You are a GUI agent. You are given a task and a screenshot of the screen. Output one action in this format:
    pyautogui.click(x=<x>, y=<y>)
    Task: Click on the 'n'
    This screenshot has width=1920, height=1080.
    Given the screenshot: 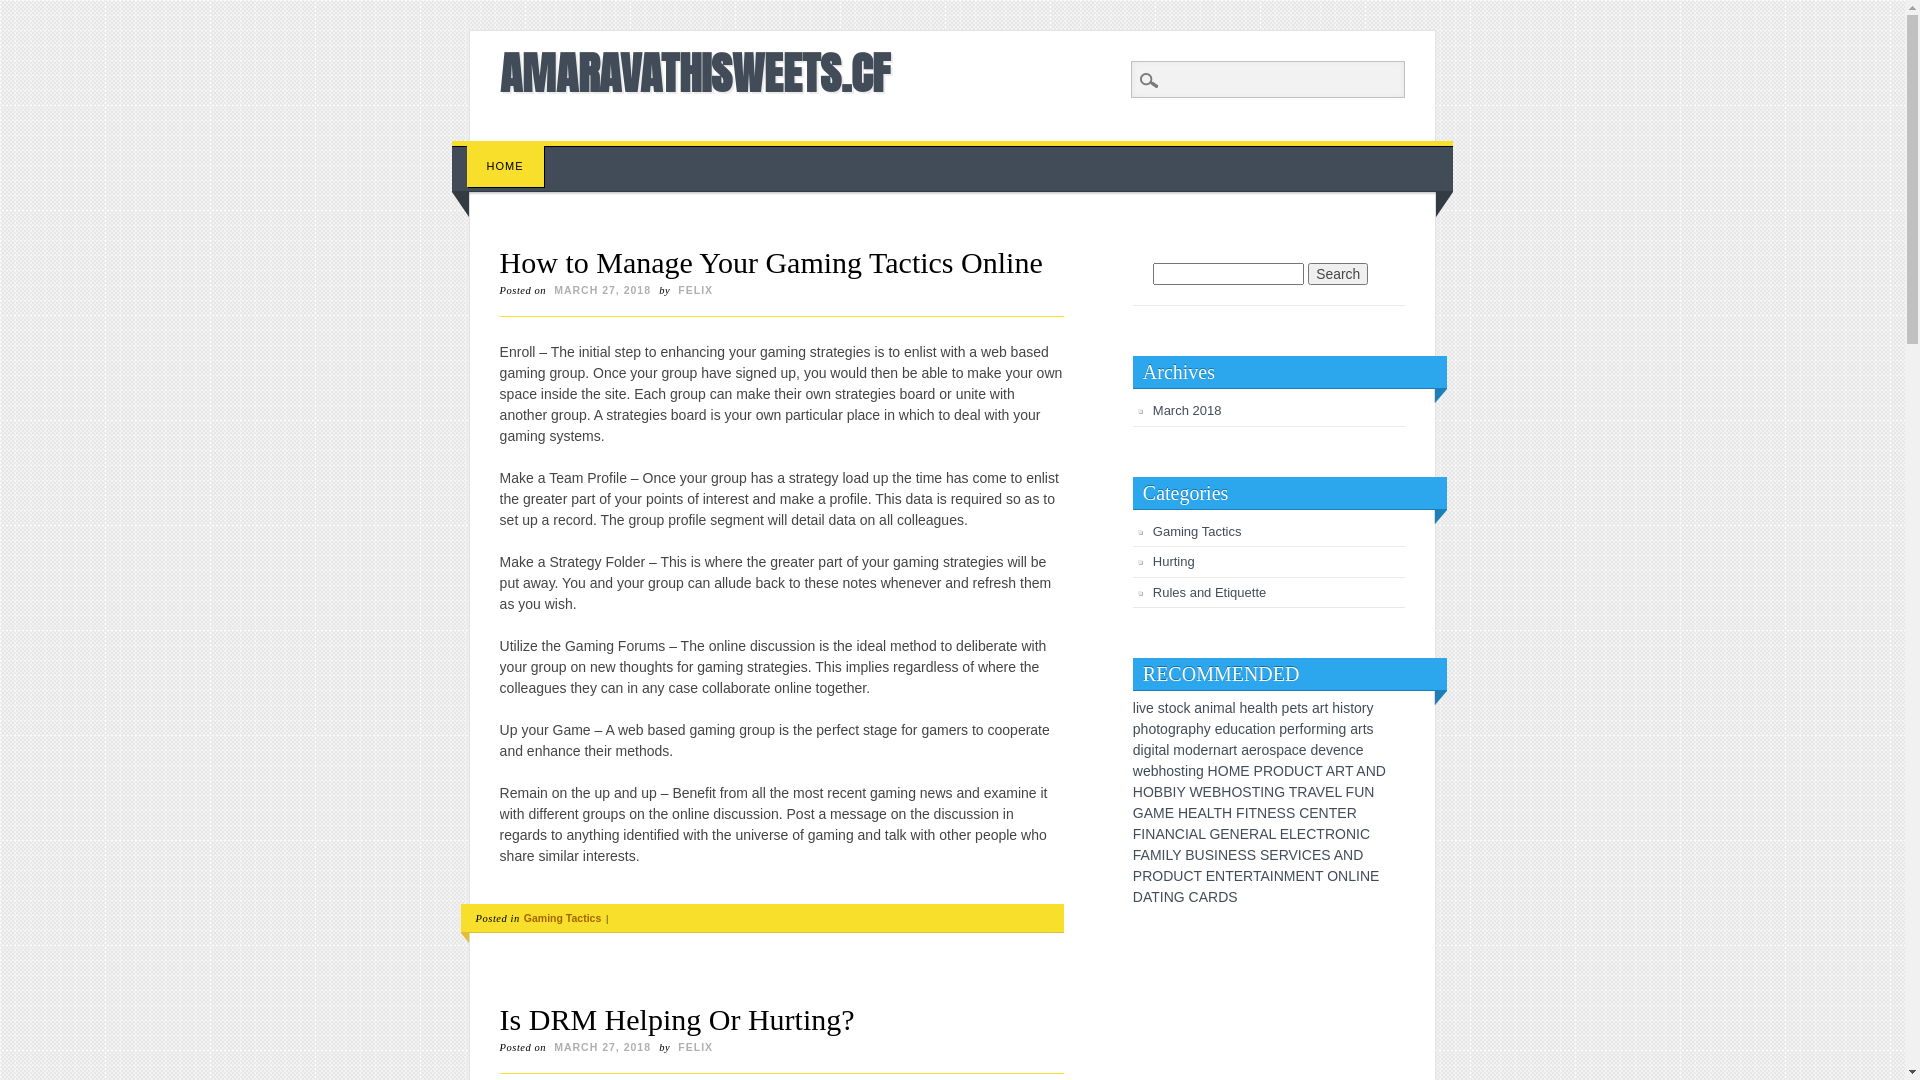 What is the action you would take?
    pyautogui.click(x=1340, y=749)
    